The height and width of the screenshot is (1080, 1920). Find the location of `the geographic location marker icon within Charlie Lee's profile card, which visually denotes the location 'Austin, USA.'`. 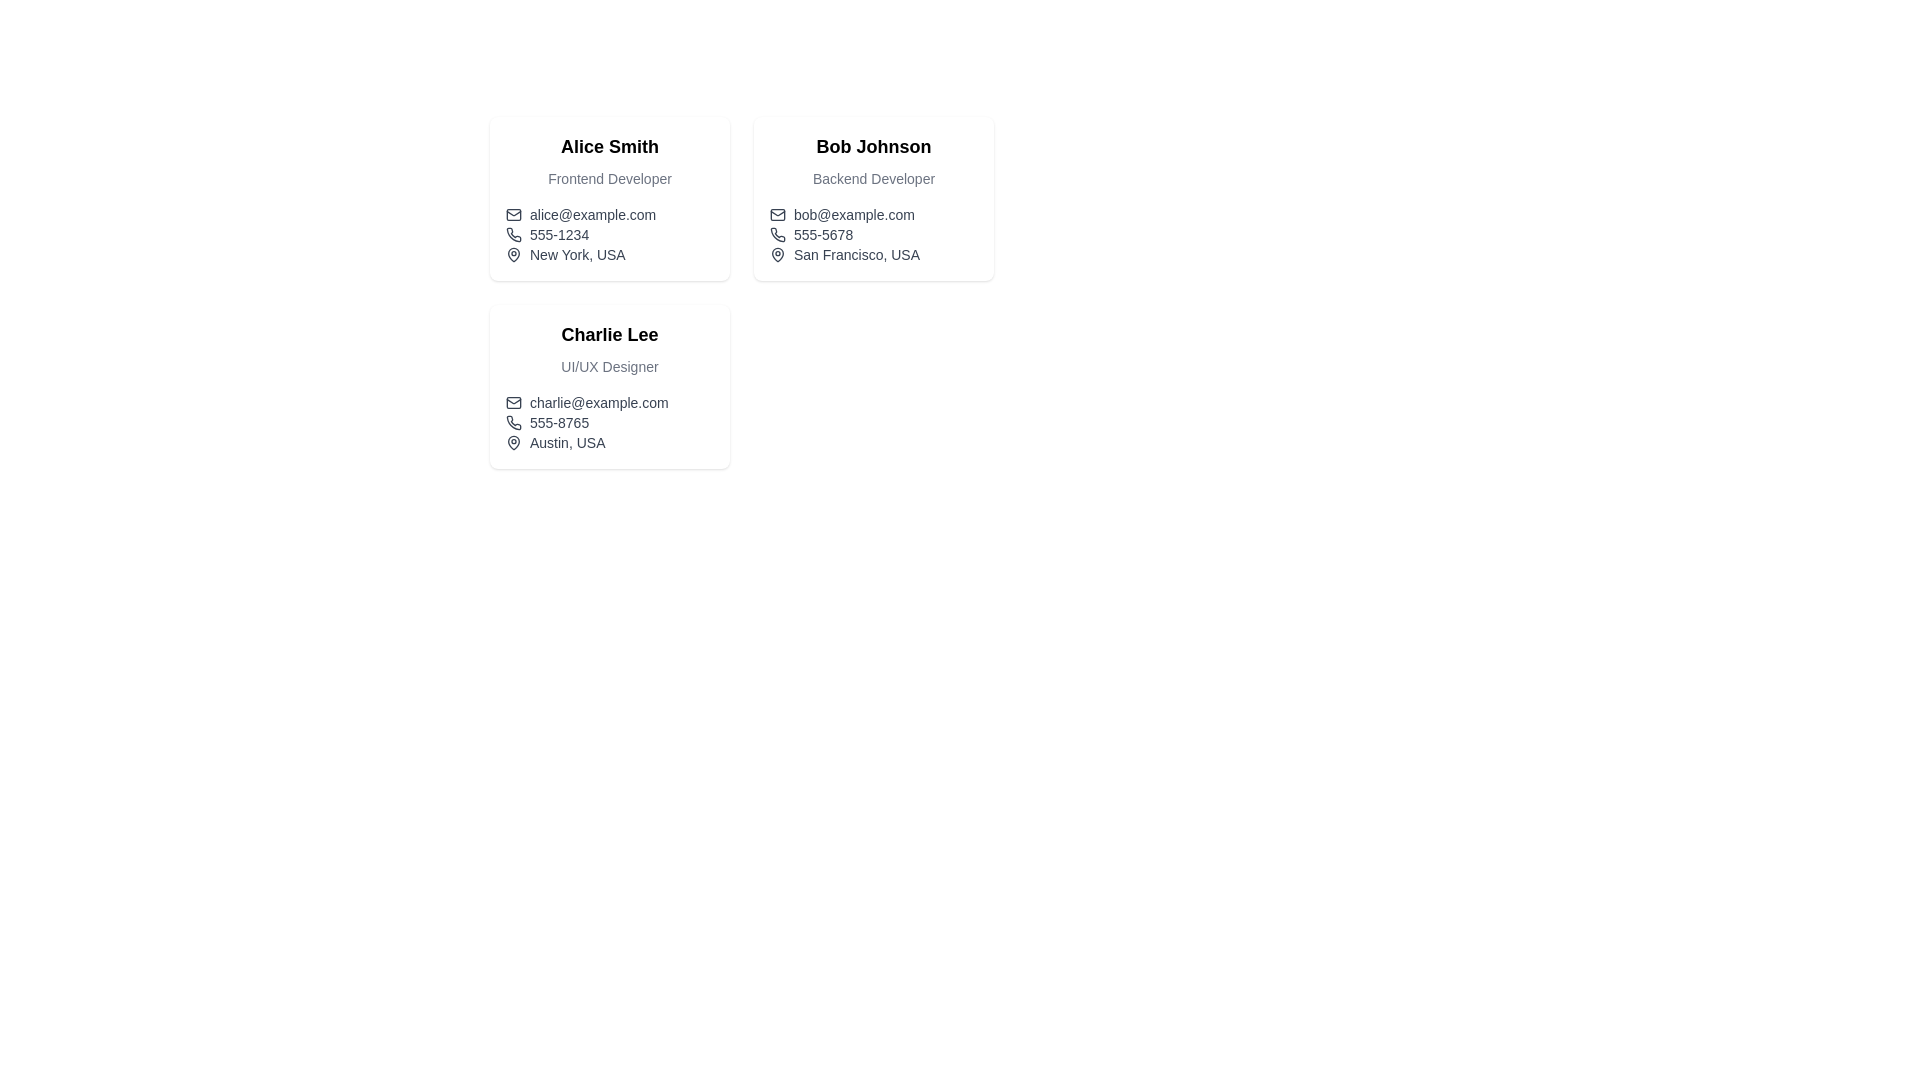

the geographic location marker icon within Charlie Lee's profile card, which visually denotes the location 'Austin, USA.' is located at coordinates (513, 442).